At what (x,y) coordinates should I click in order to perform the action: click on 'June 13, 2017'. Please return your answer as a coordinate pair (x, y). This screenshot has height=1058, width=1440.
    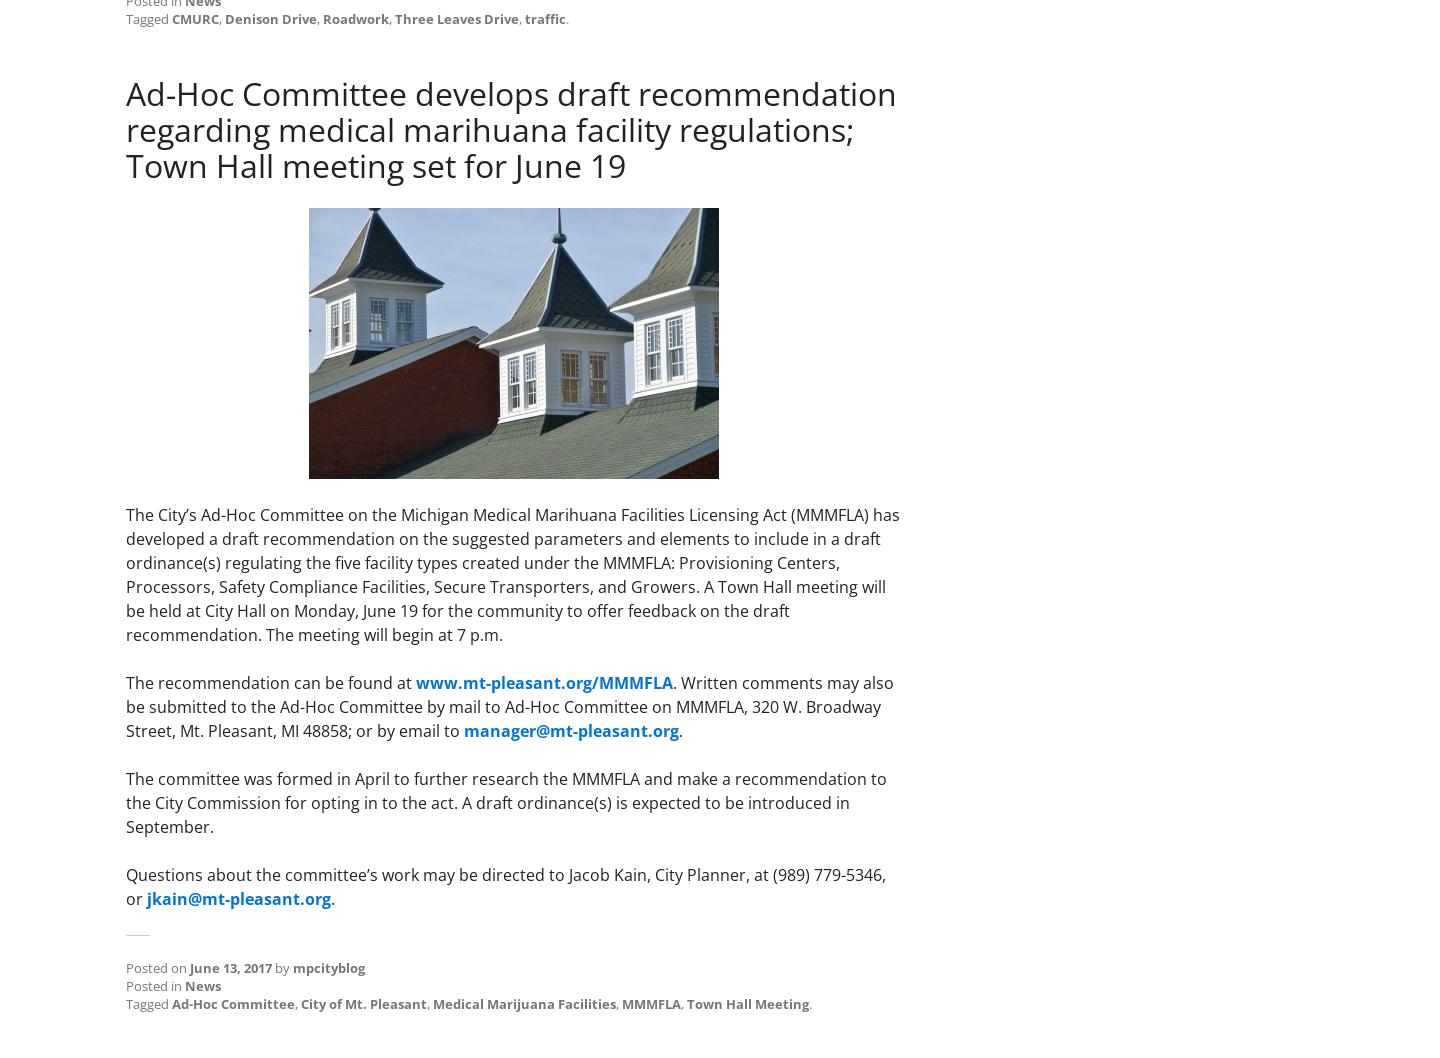
    Looking at the image, I should click on (230, 967).